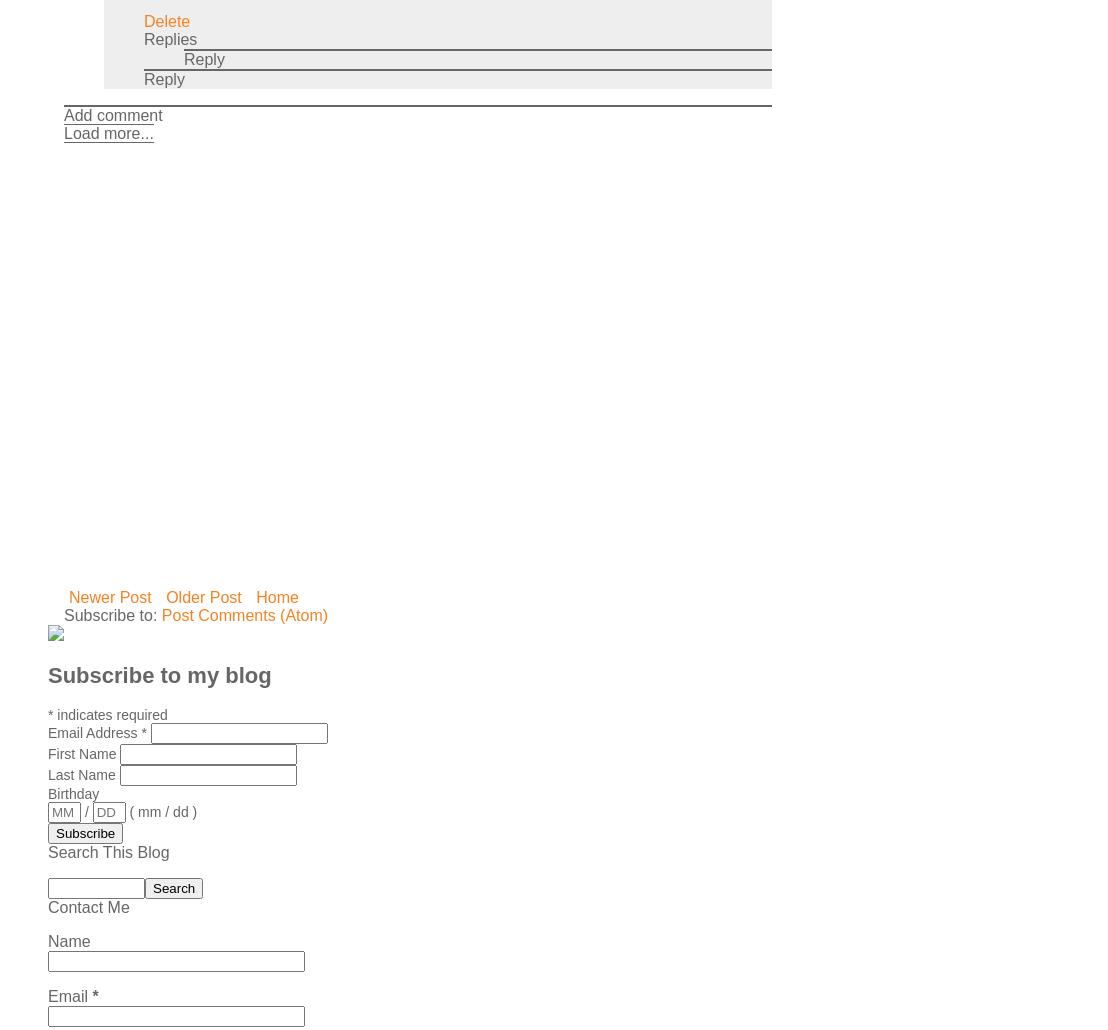  I want to click on 'First Name', so click(82, 753).